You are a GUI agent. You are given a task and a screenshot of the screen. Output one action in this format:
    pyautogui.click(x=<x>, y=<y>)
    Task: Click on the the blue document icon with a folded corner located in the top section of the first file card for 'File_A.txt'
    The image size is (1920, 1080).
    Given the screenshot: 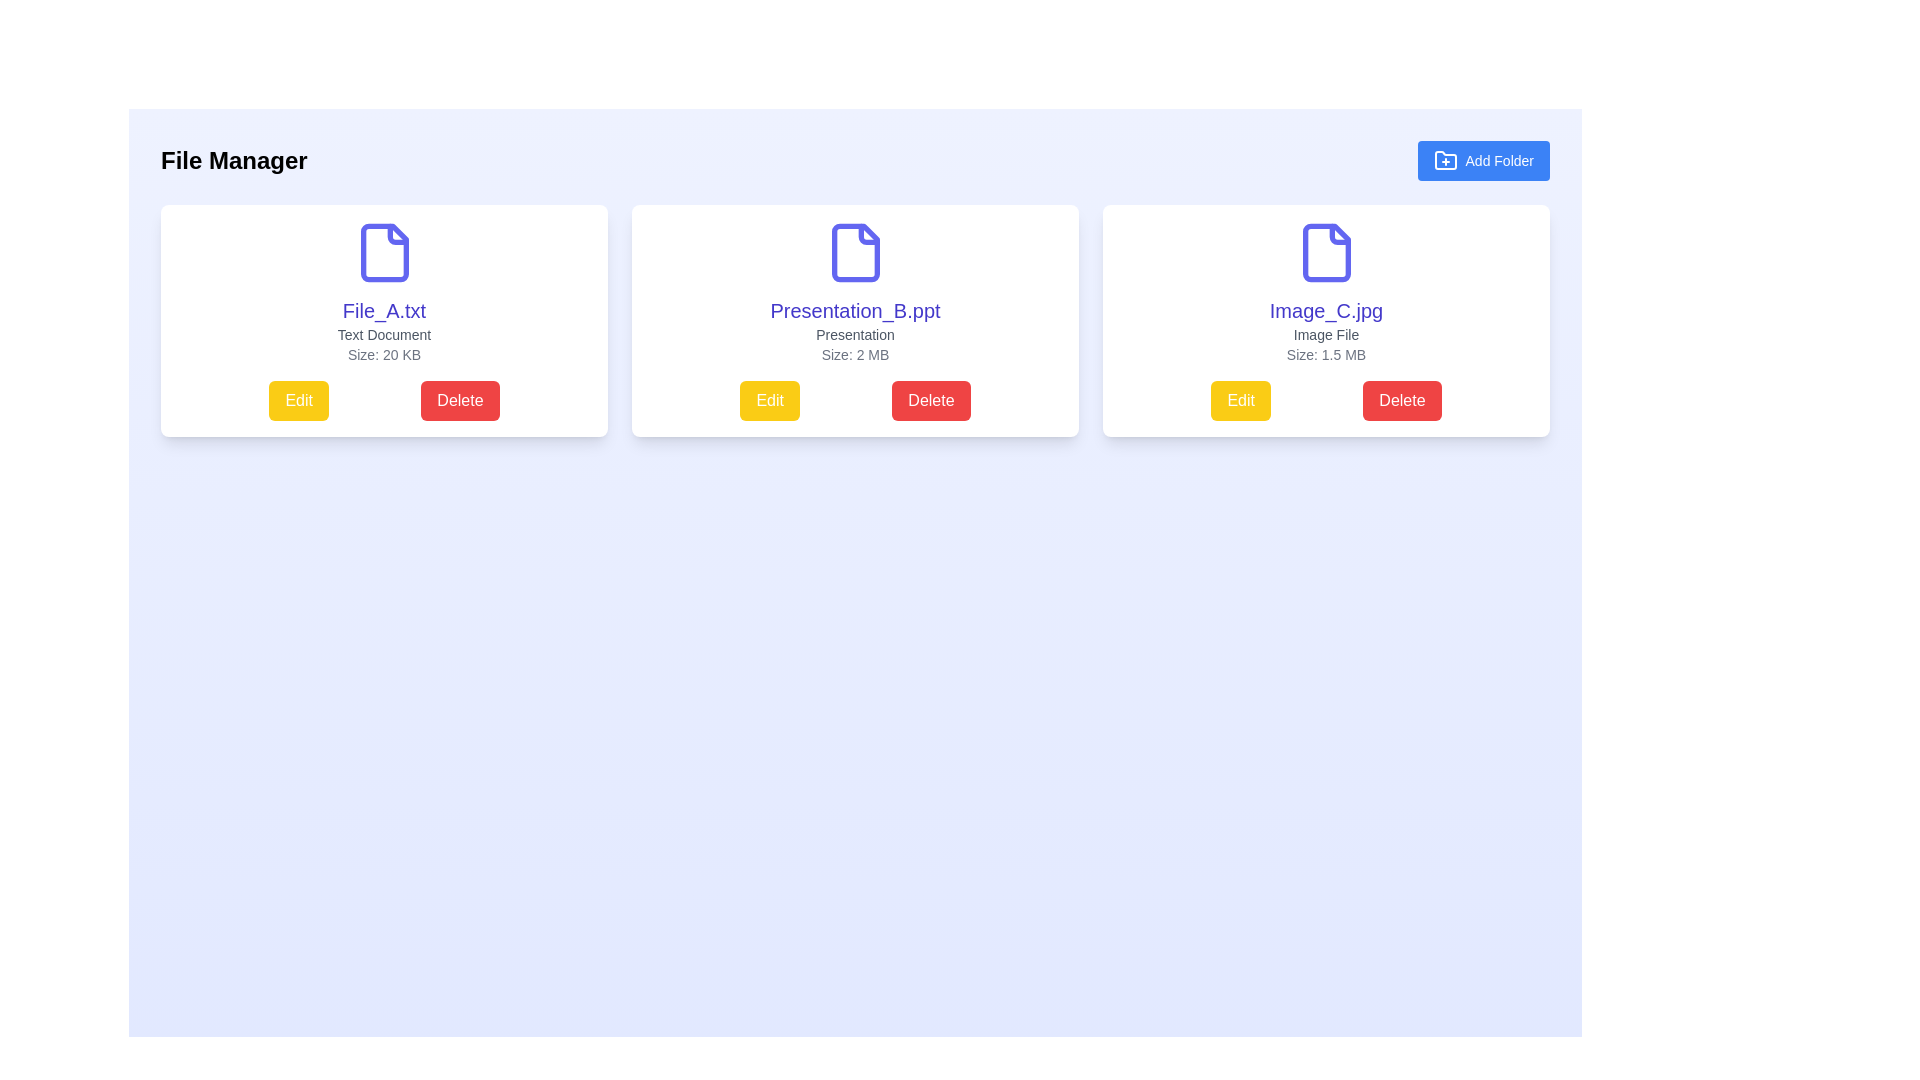 What is the action you would take?
    pyautogui.click(x=384, y=252)
    